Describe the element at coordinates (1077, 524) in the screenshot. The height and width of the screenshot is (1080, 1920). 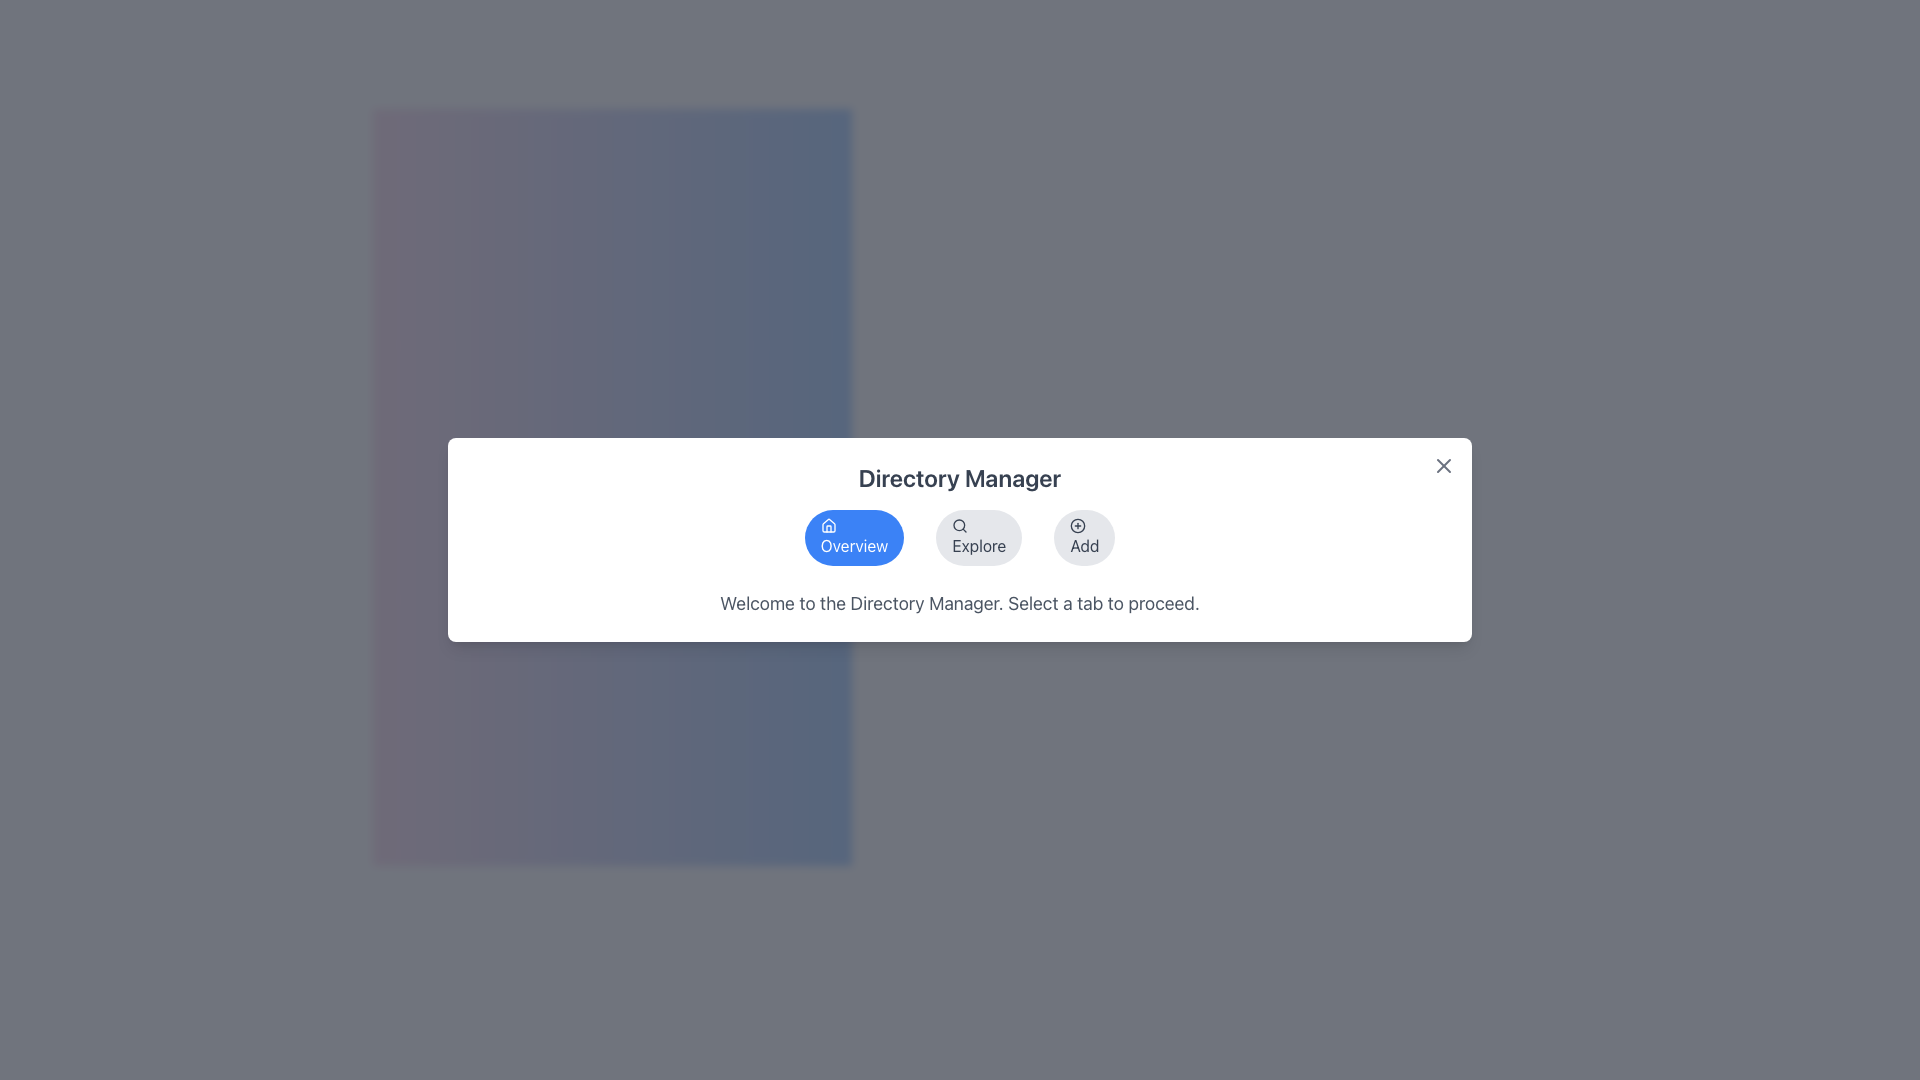
I see `the 'Add' button icon within the Directory Manager modal` at that location.